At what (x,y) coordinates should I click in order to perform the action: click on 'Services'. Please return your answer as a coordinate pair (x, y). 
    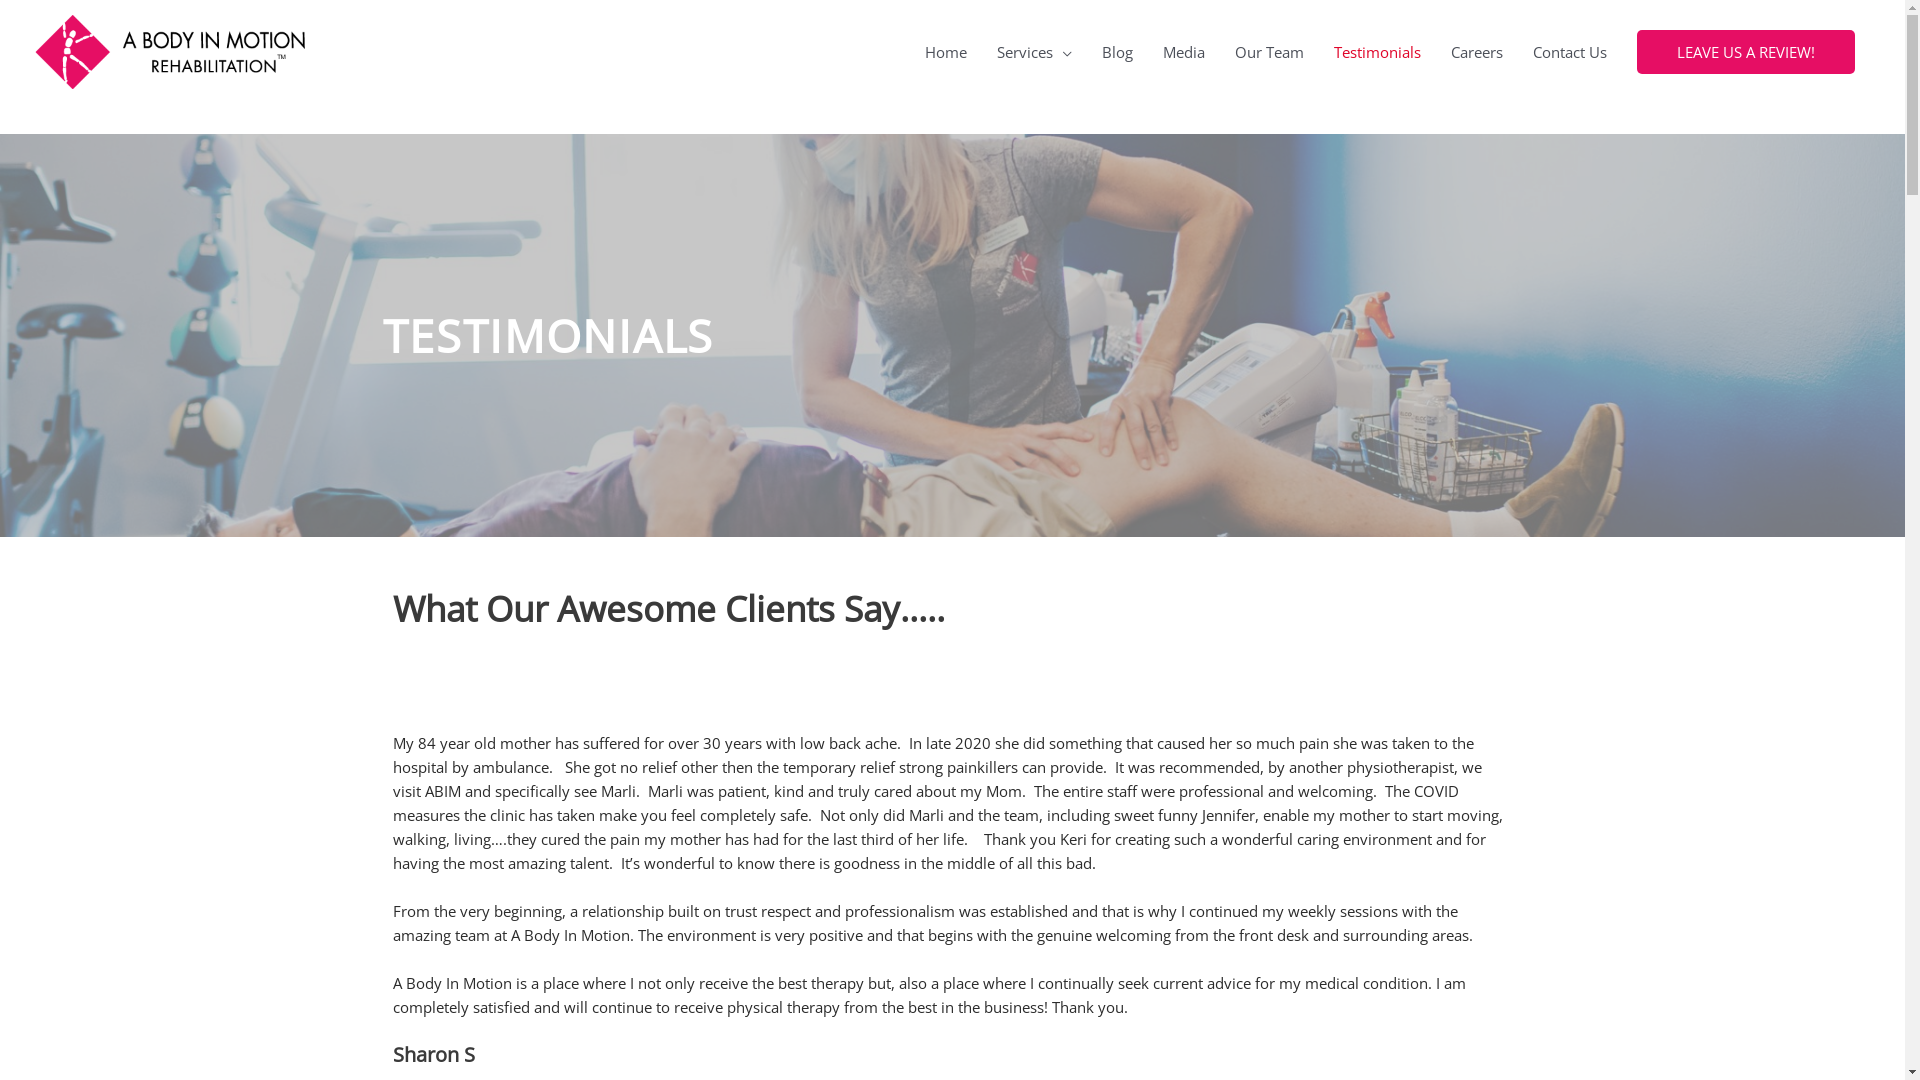
    Looking at the image, I should click on (982, 50).